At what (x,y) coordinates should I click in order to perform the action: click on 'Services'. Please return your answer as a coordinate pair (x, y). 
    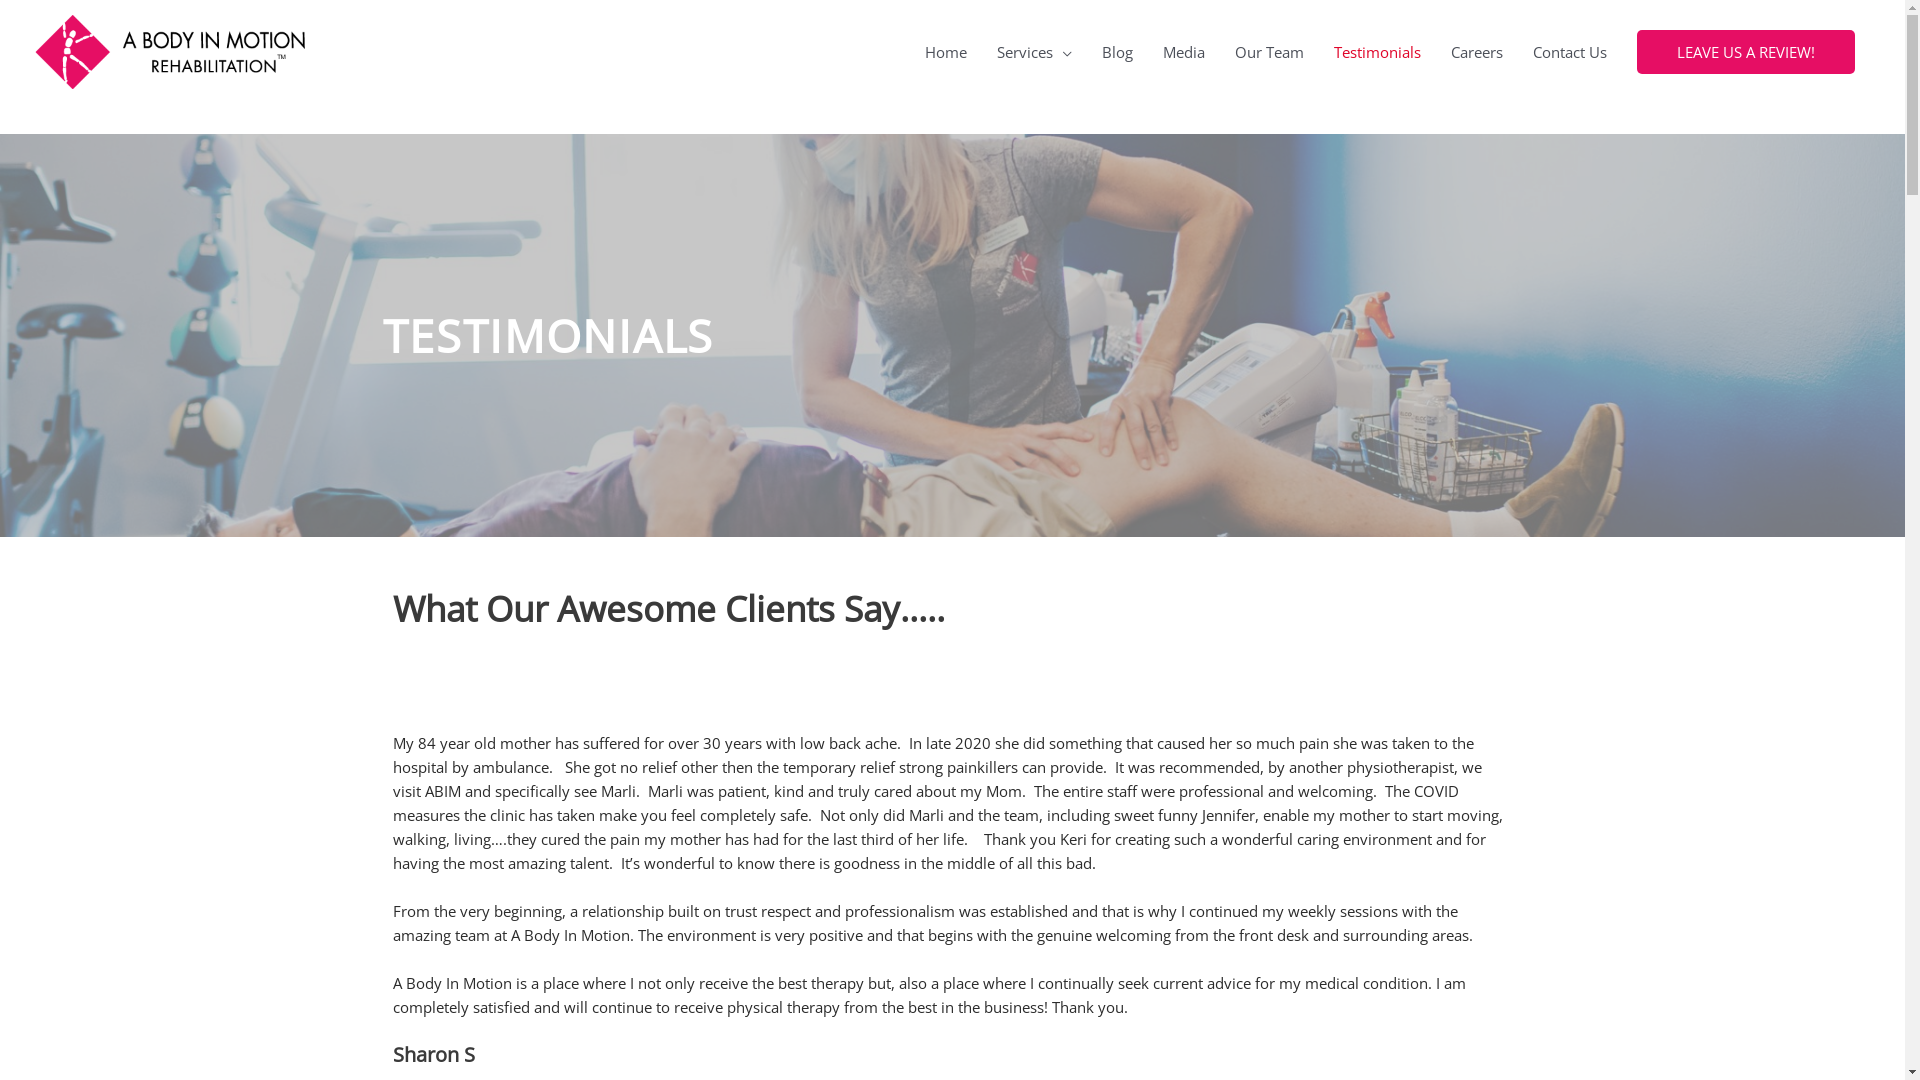
    Looking at the image, I should click on (982, 50).